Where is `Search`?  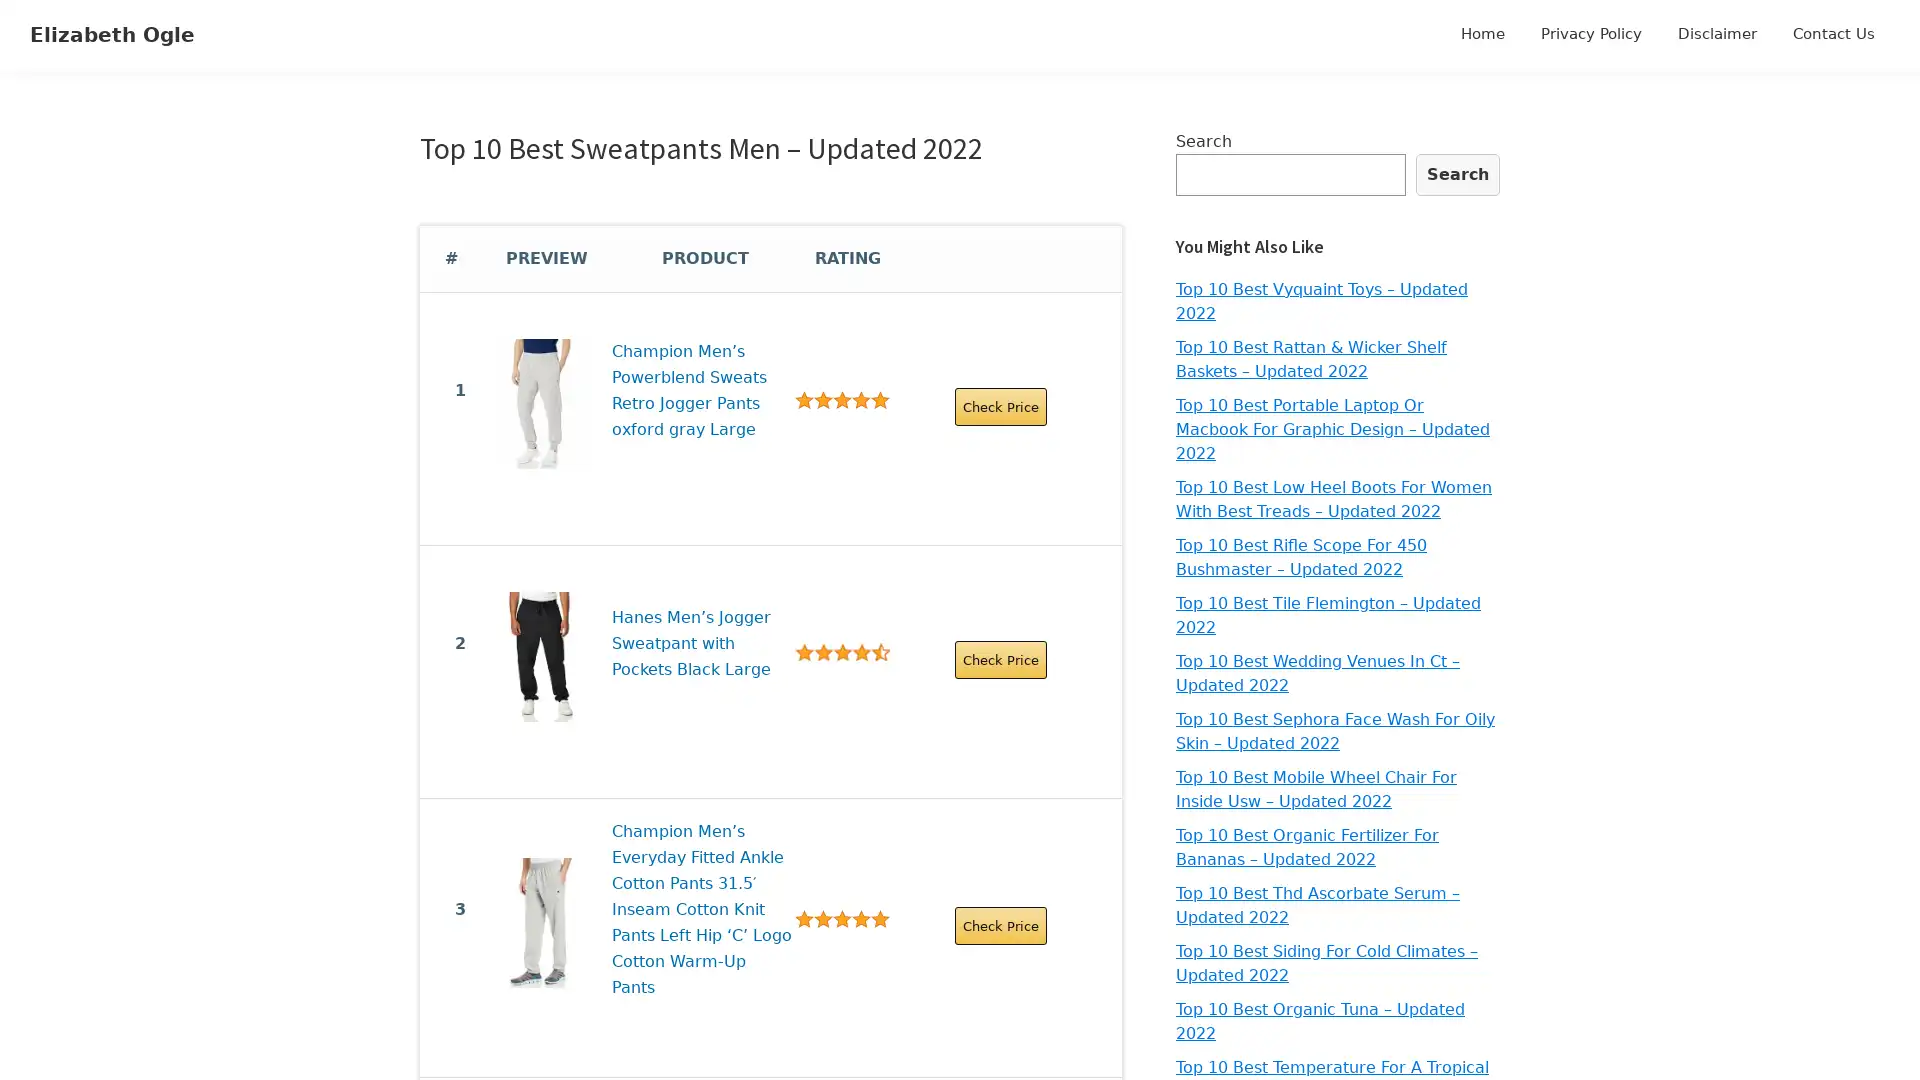 Search is located at coordinates (1458, 173).